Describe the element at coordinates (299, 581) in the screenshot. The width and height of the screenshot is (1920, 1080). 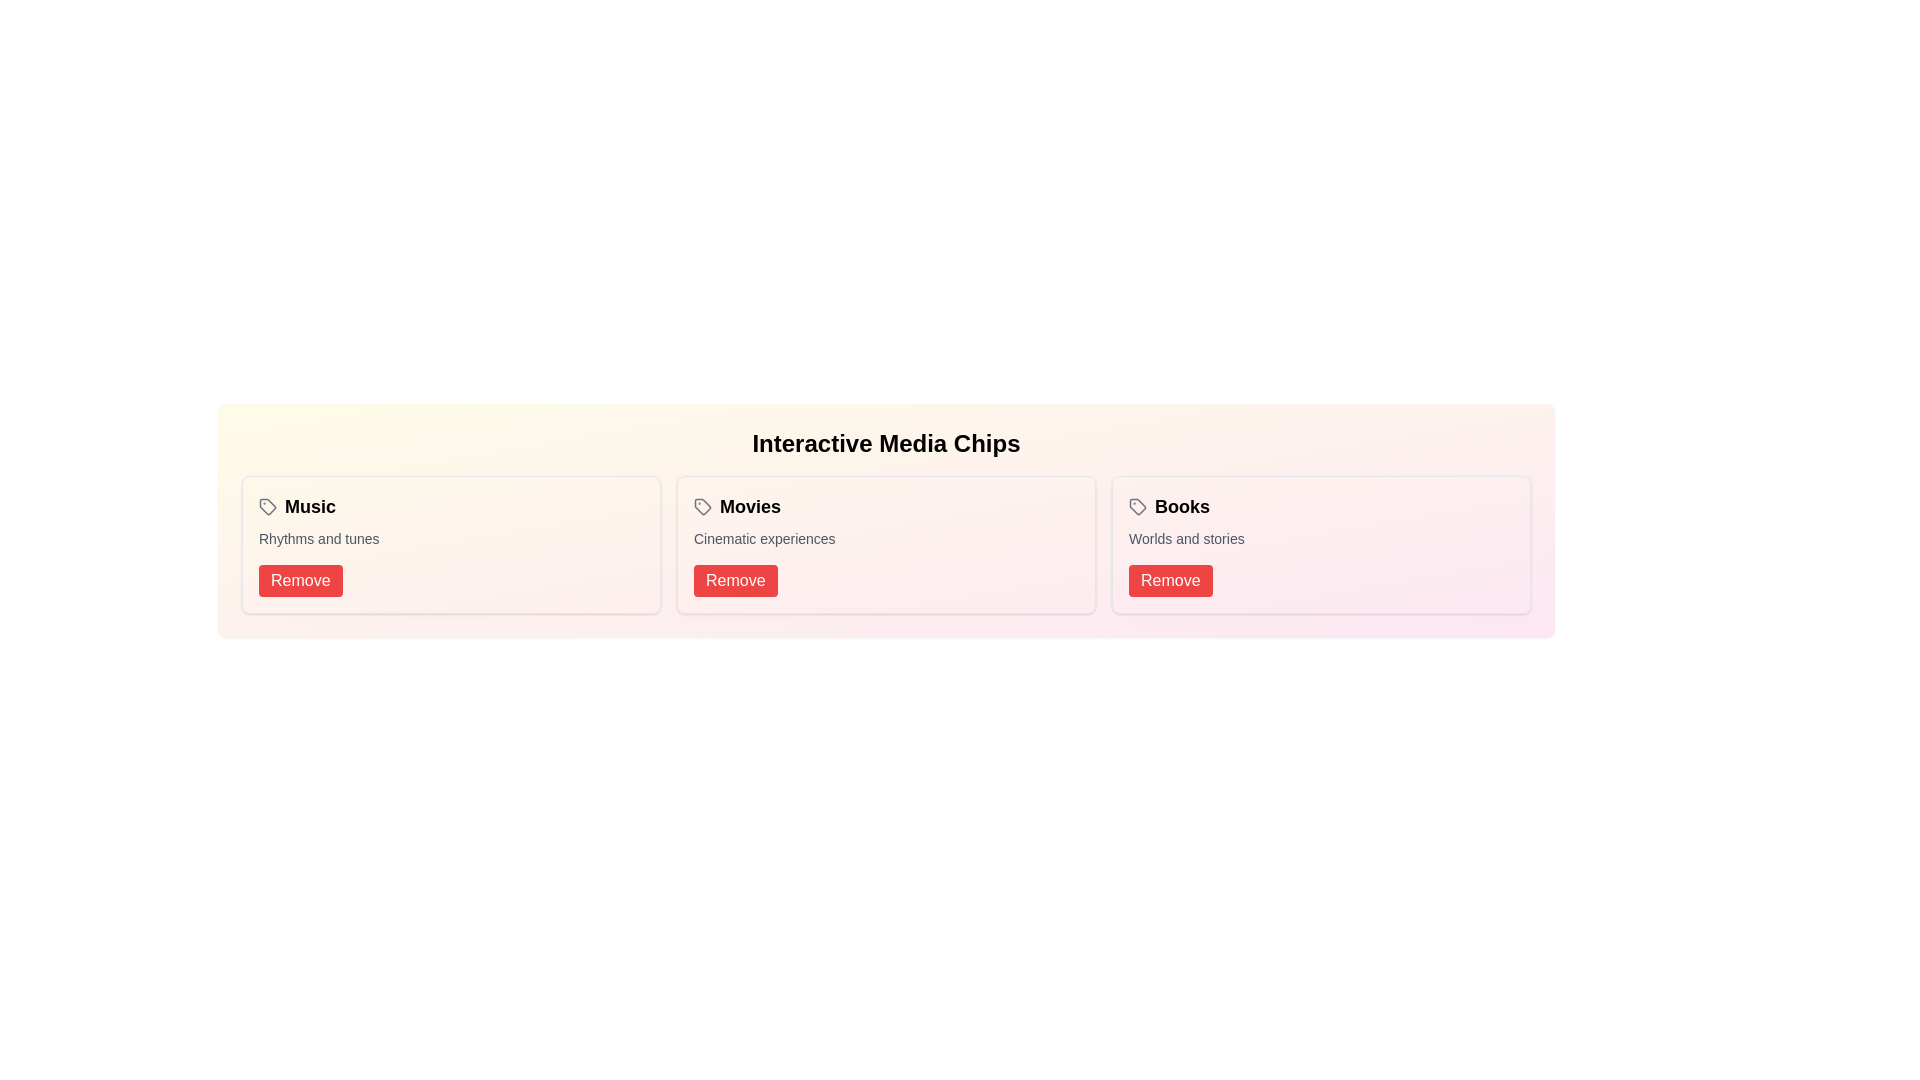
I see `remove button for the chip labeled Music` at that location.